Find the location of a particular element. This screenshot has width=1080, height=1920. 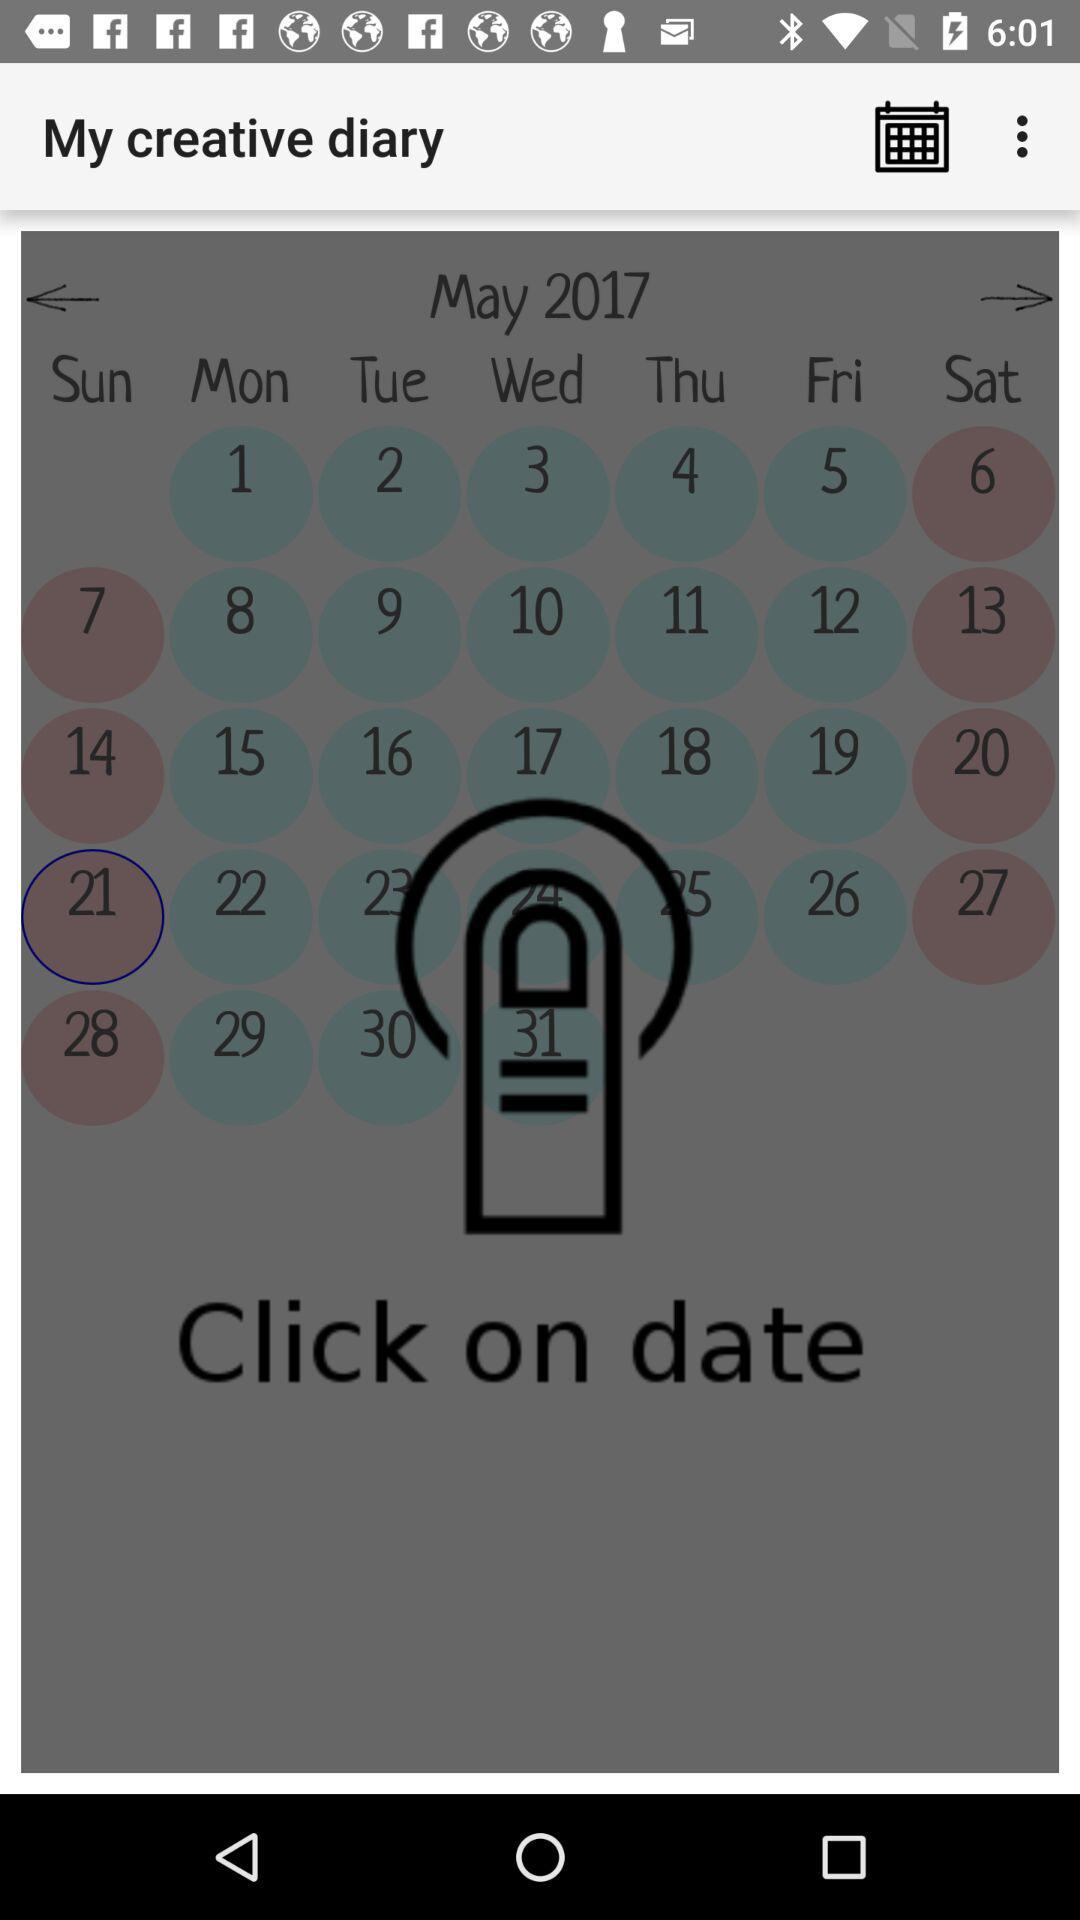

the app below the my creative diary icon is located at coordinates (61, 298).